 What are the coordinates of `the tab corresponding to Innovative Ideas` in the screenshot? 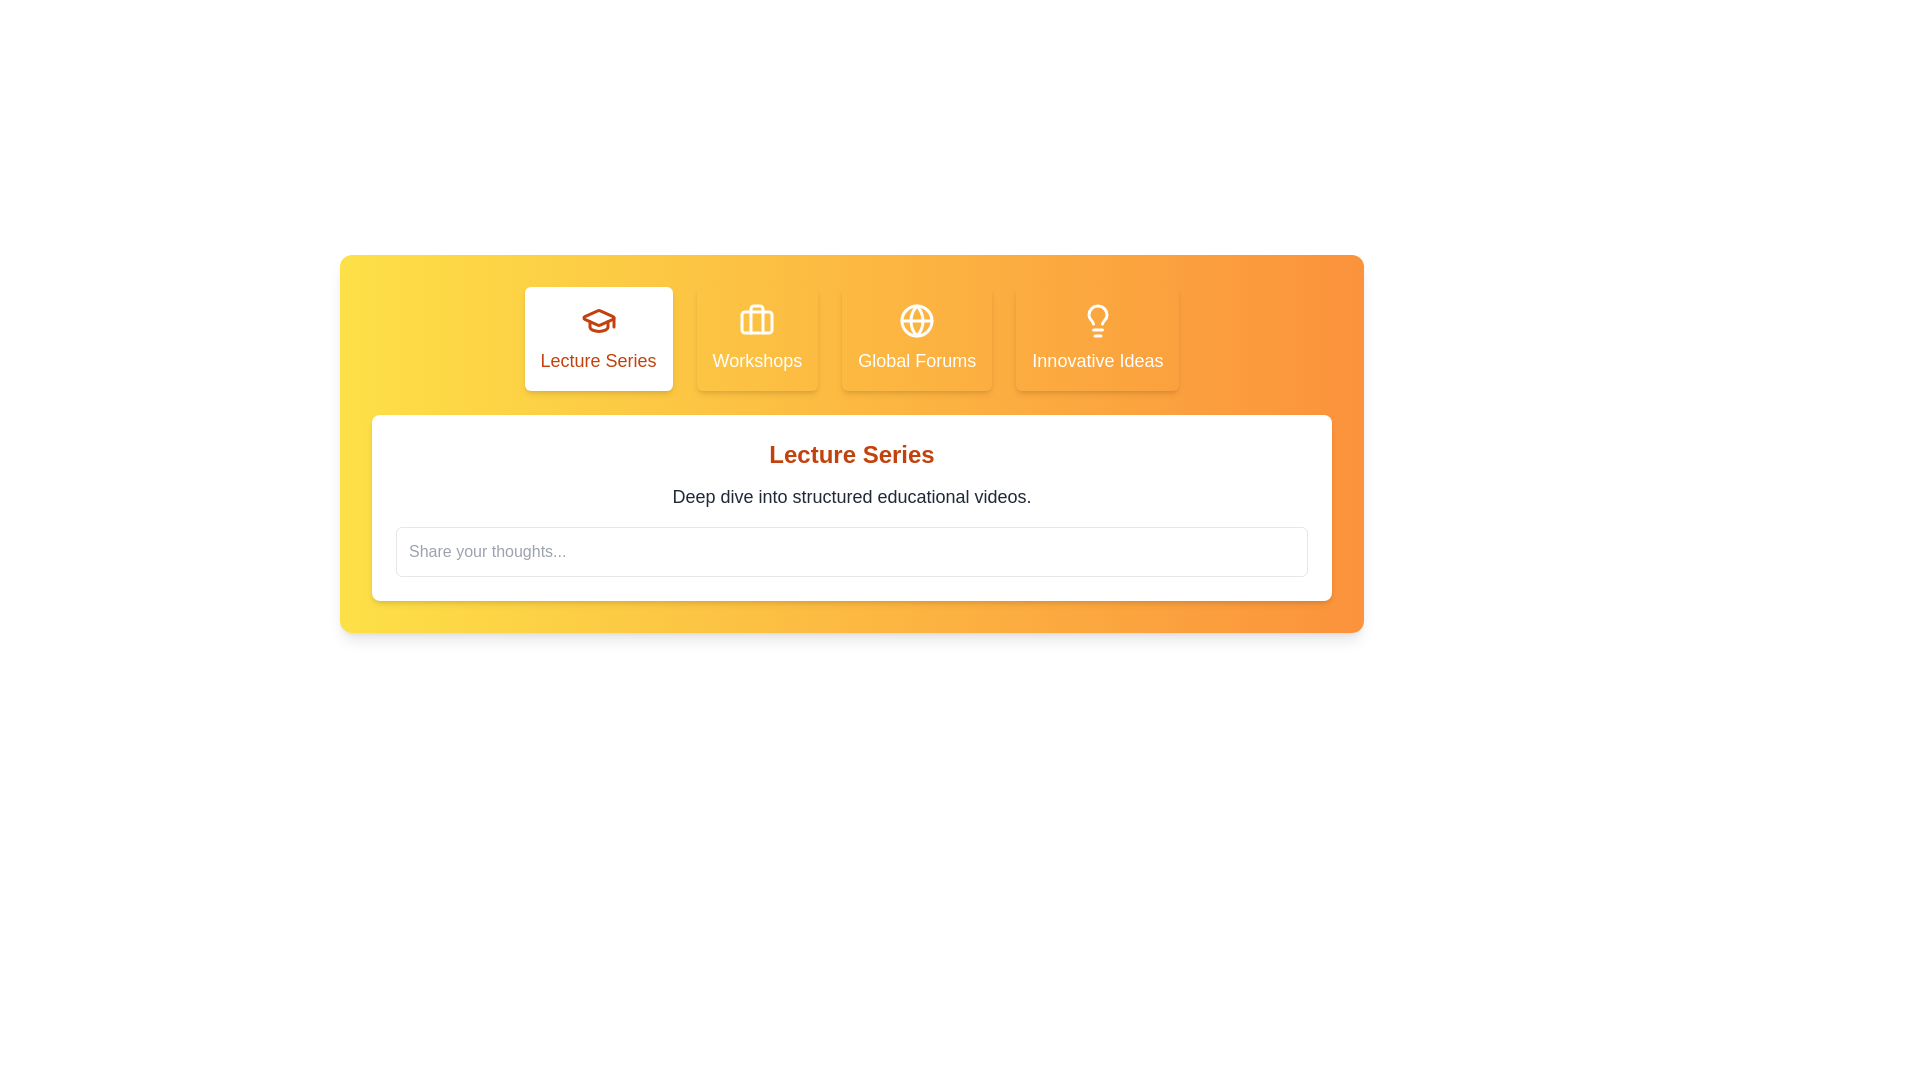 It's located at (1096, 338).